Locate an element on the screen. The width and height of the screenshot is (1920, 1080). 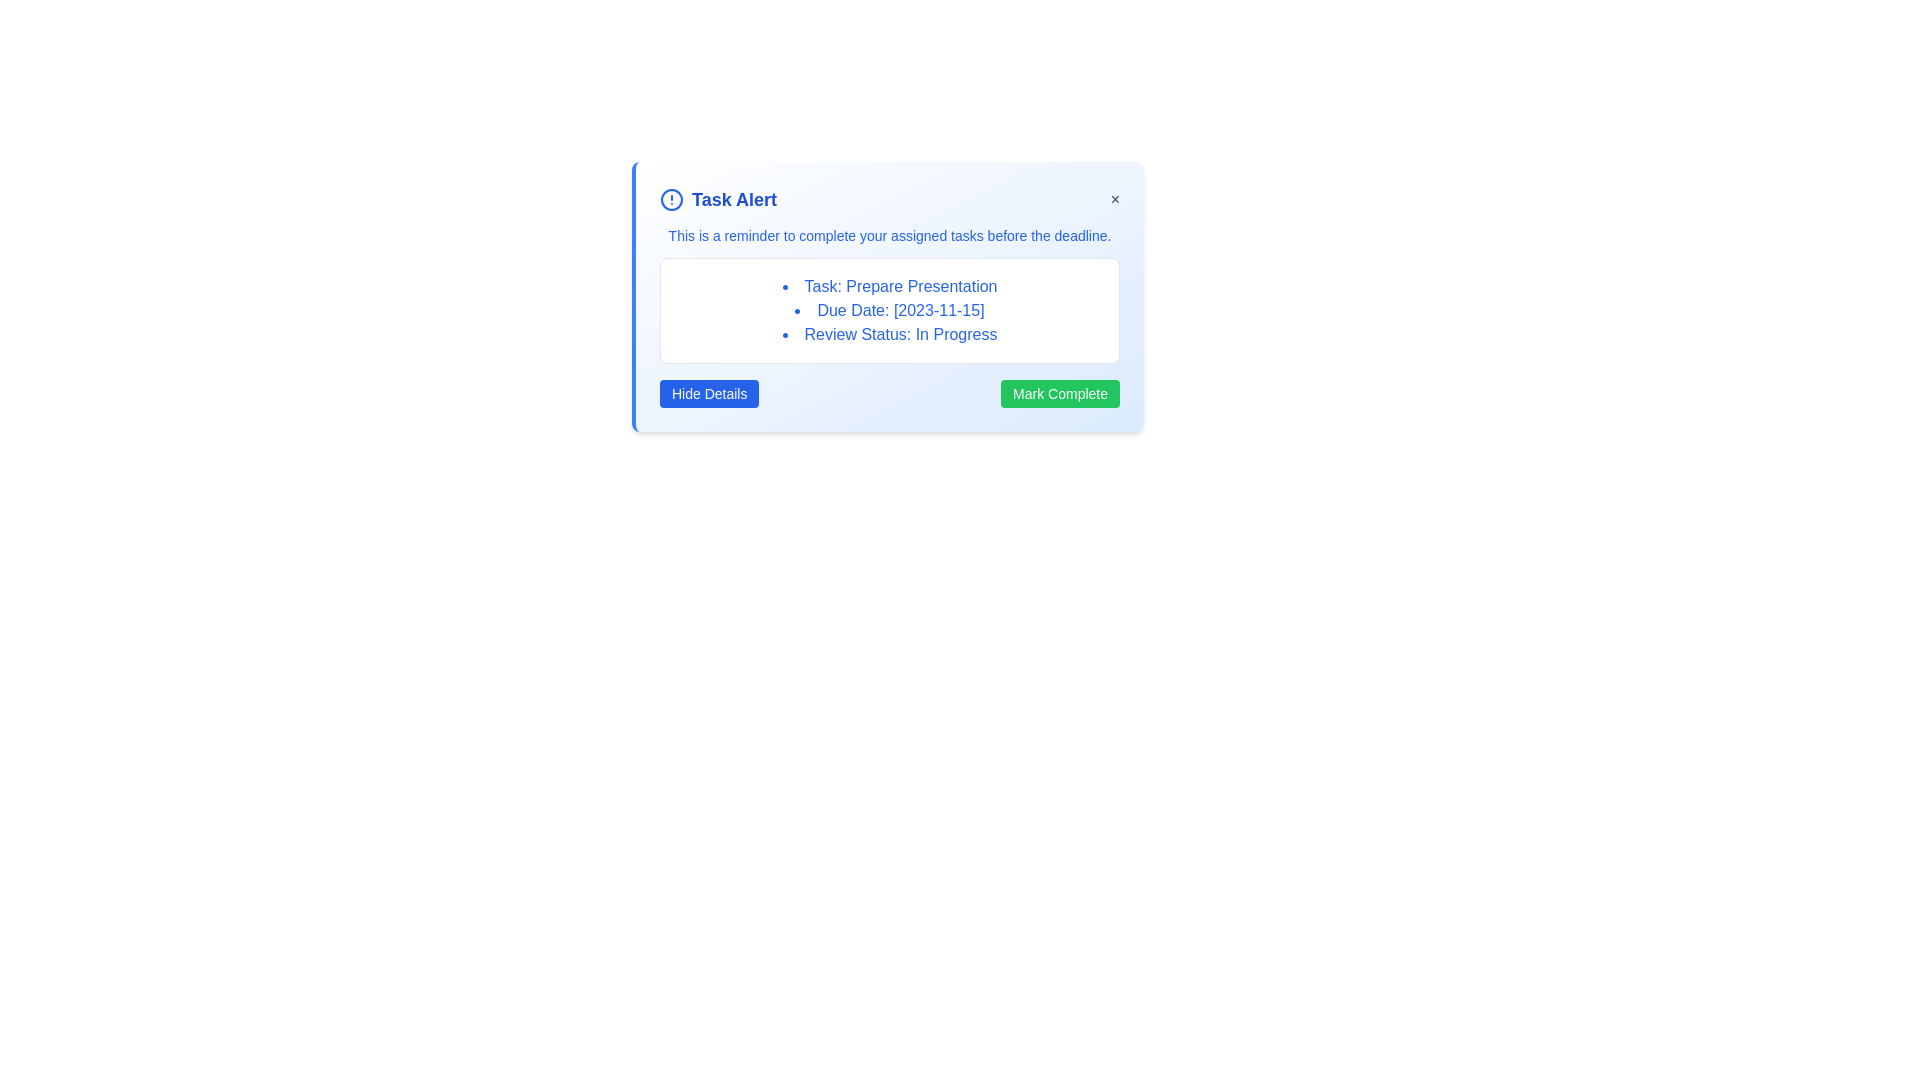
the '×' button to dismiss the alert is located at coordinates (1113, 200).